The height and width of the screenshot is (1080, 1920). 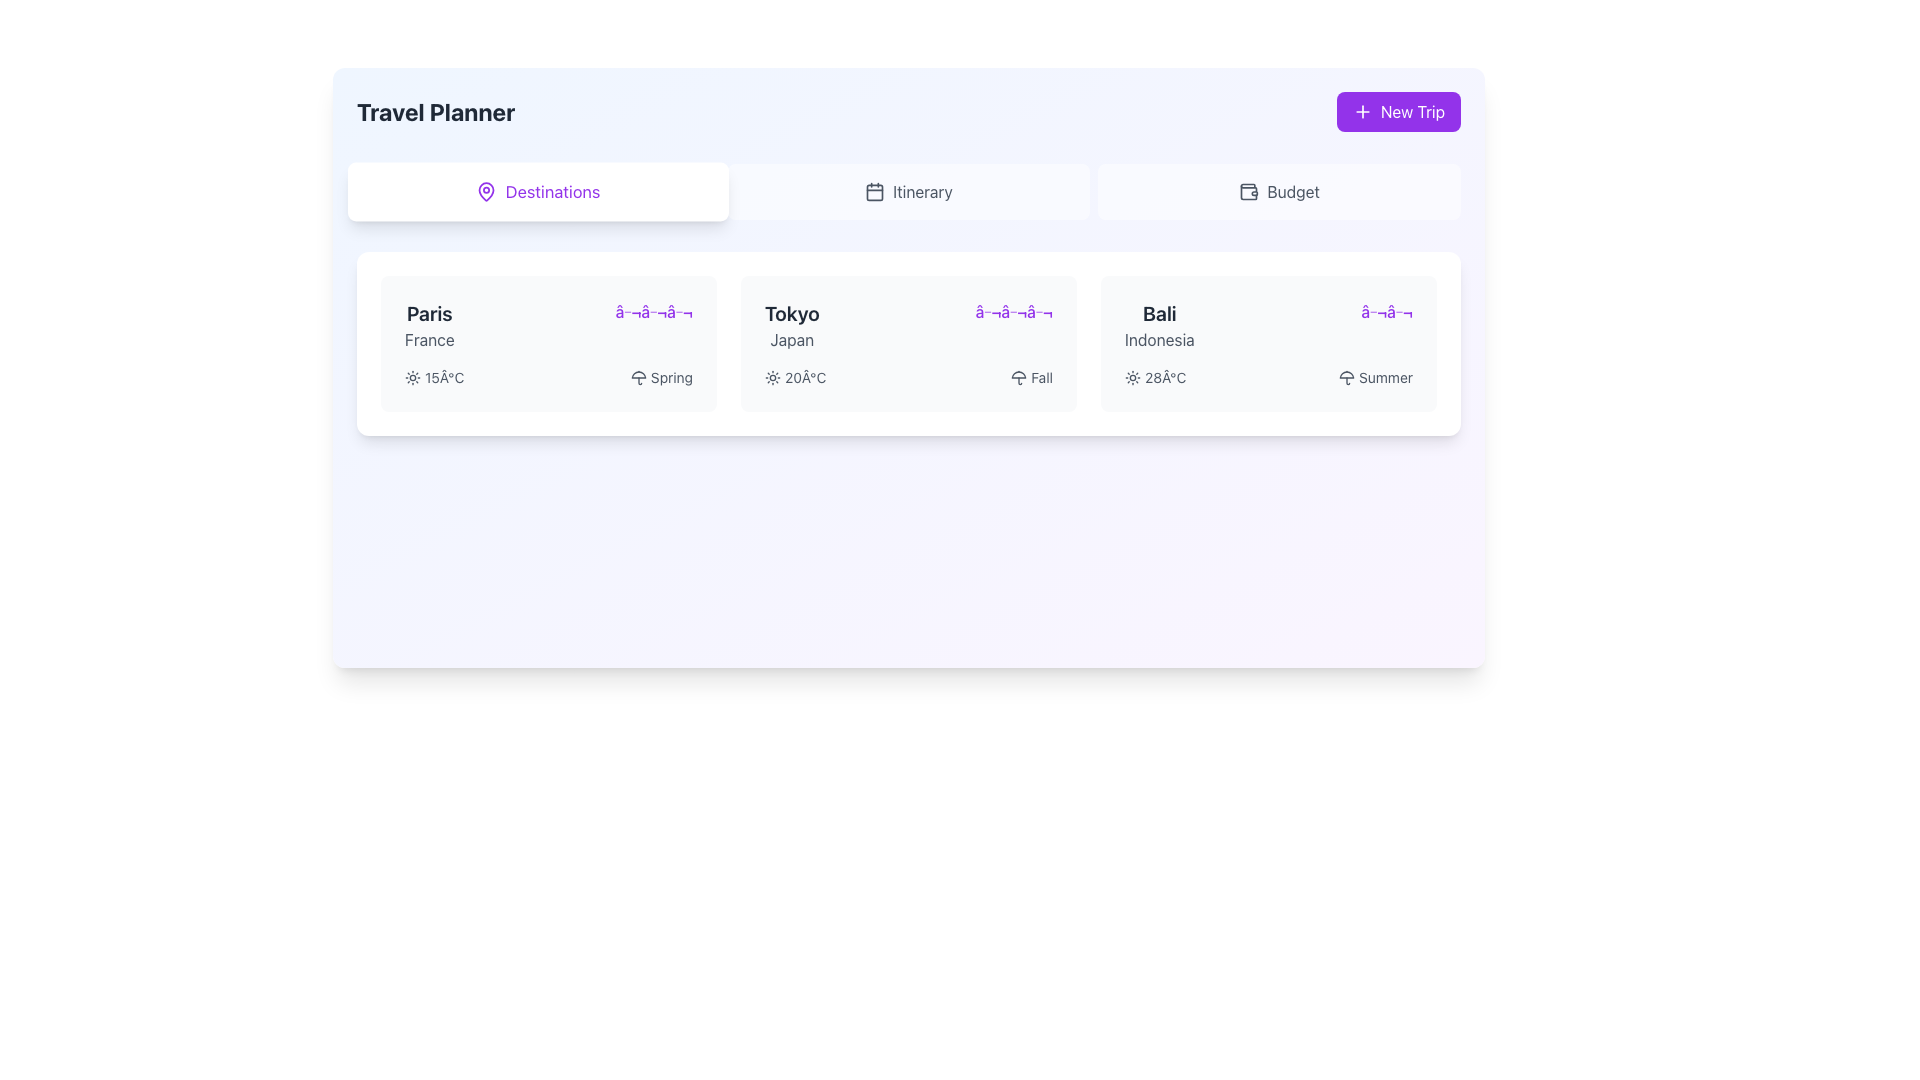 What do you see at coordinates (428, 325) in the screenshot?
I see `the text label identifying the travel destination 'Paris, France' located in the top-left corner of the first card in the 'Destinations' section` at bounding box center [428, 325].